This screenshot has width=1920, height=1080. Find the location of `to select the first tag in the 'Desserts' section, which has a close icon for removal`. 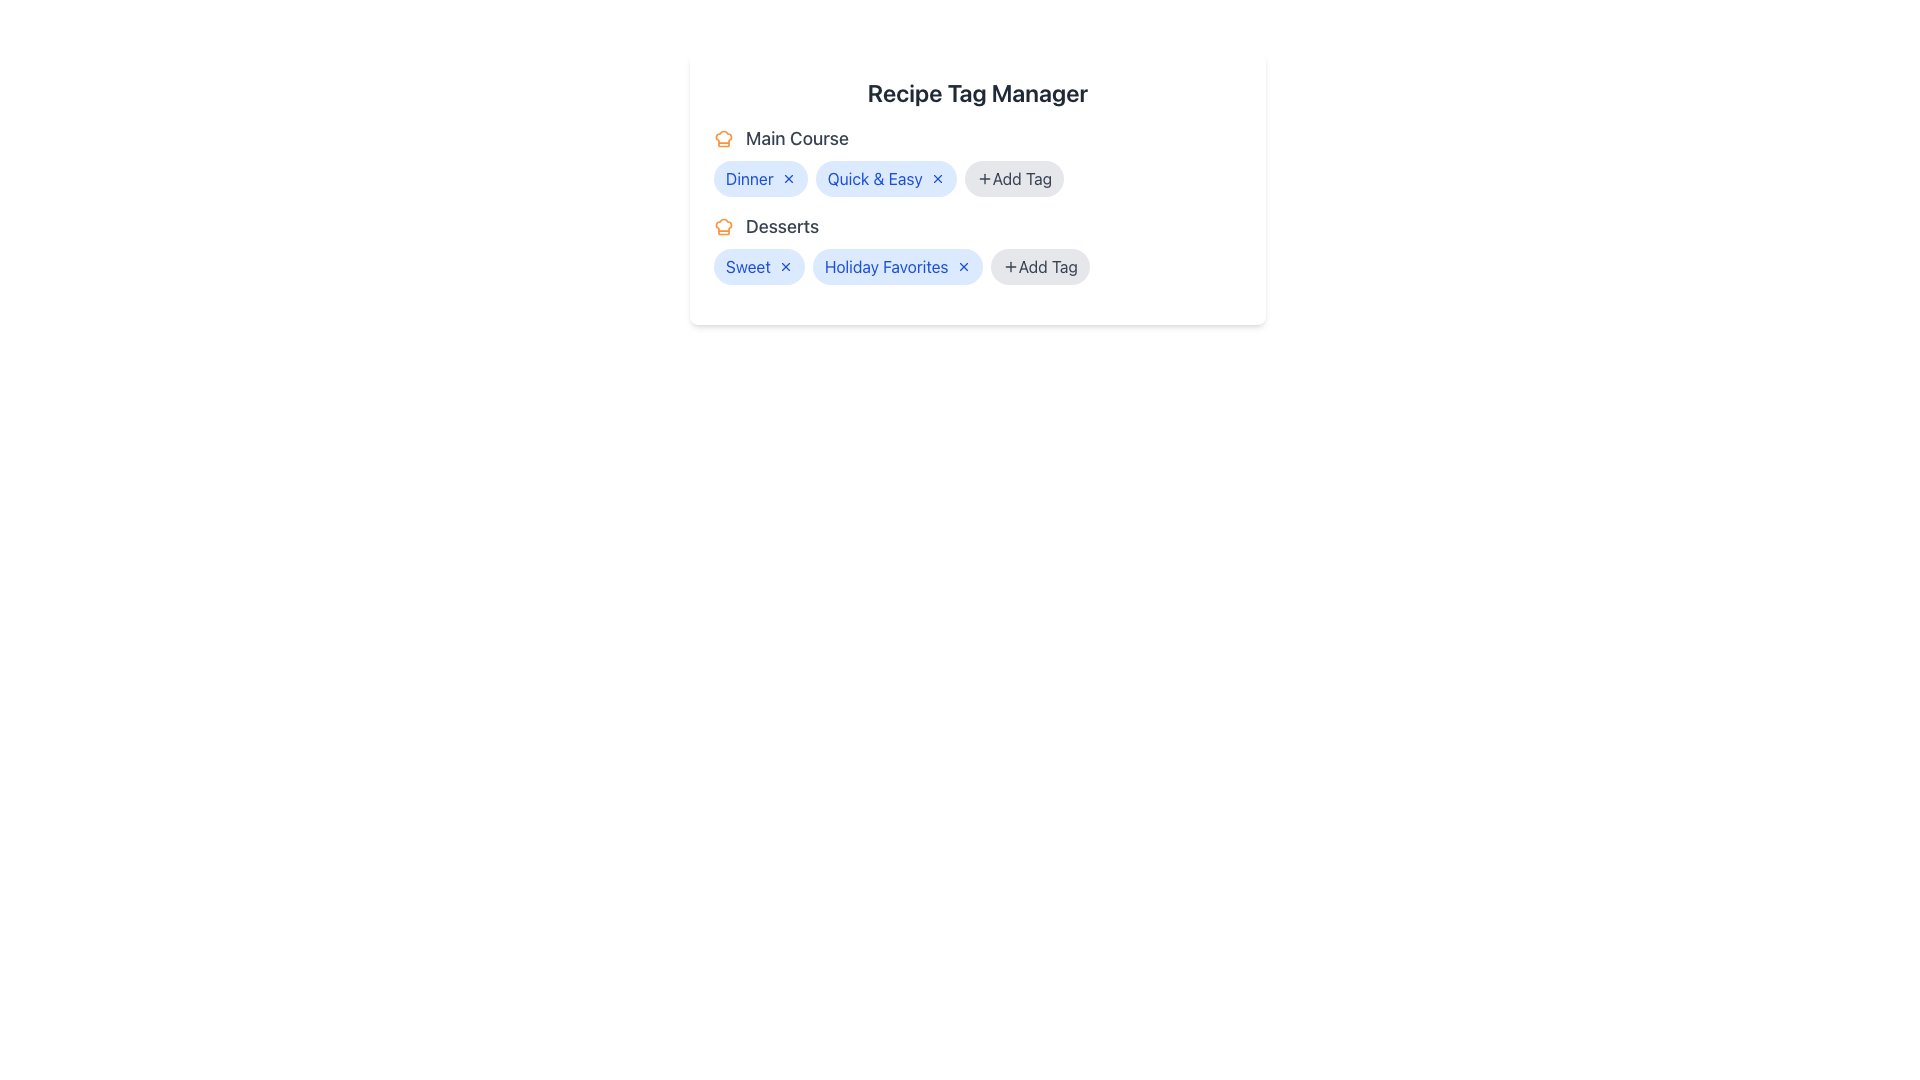

to select the first tag in the 'Desserts' section, which has a close icon for removal is located at coordinates (758, 265).